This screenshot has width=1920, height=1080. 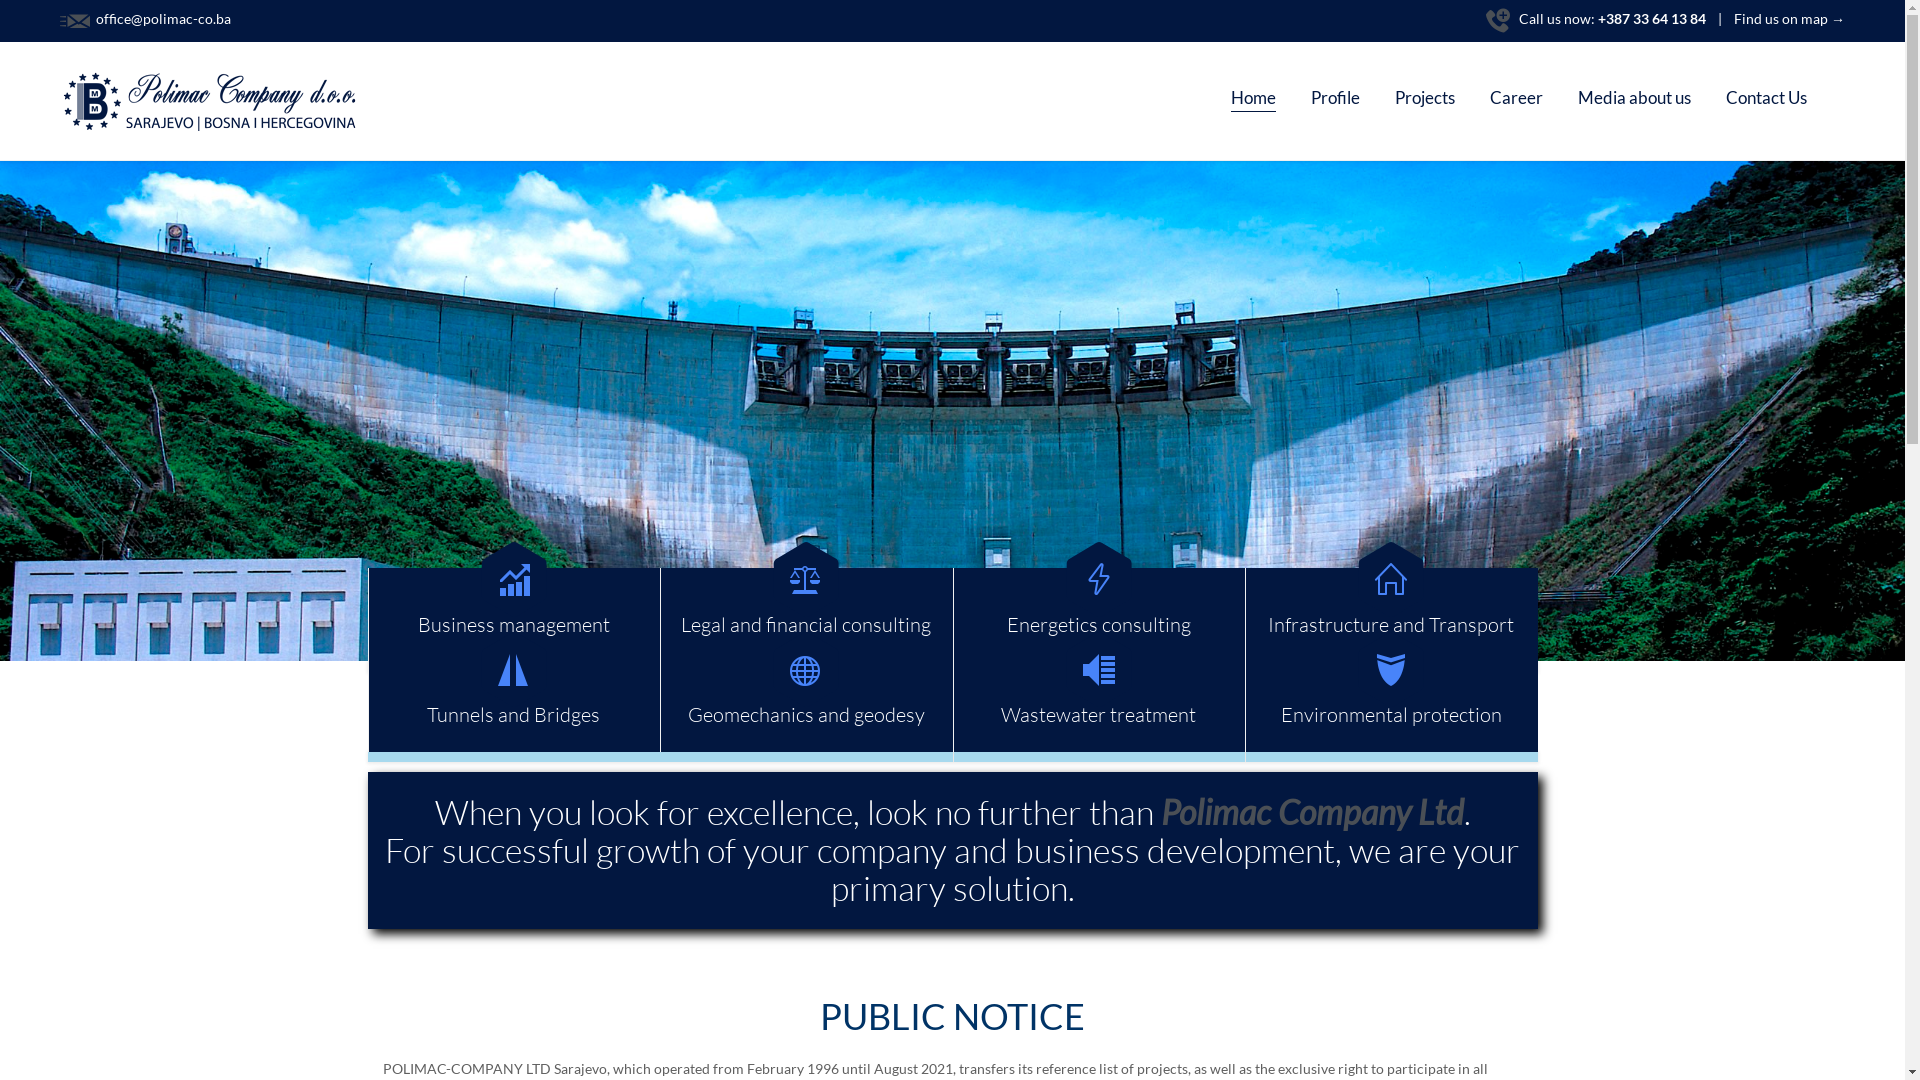 I want to click on ' office@polimac-co.ba', so click(x=162, y=18).